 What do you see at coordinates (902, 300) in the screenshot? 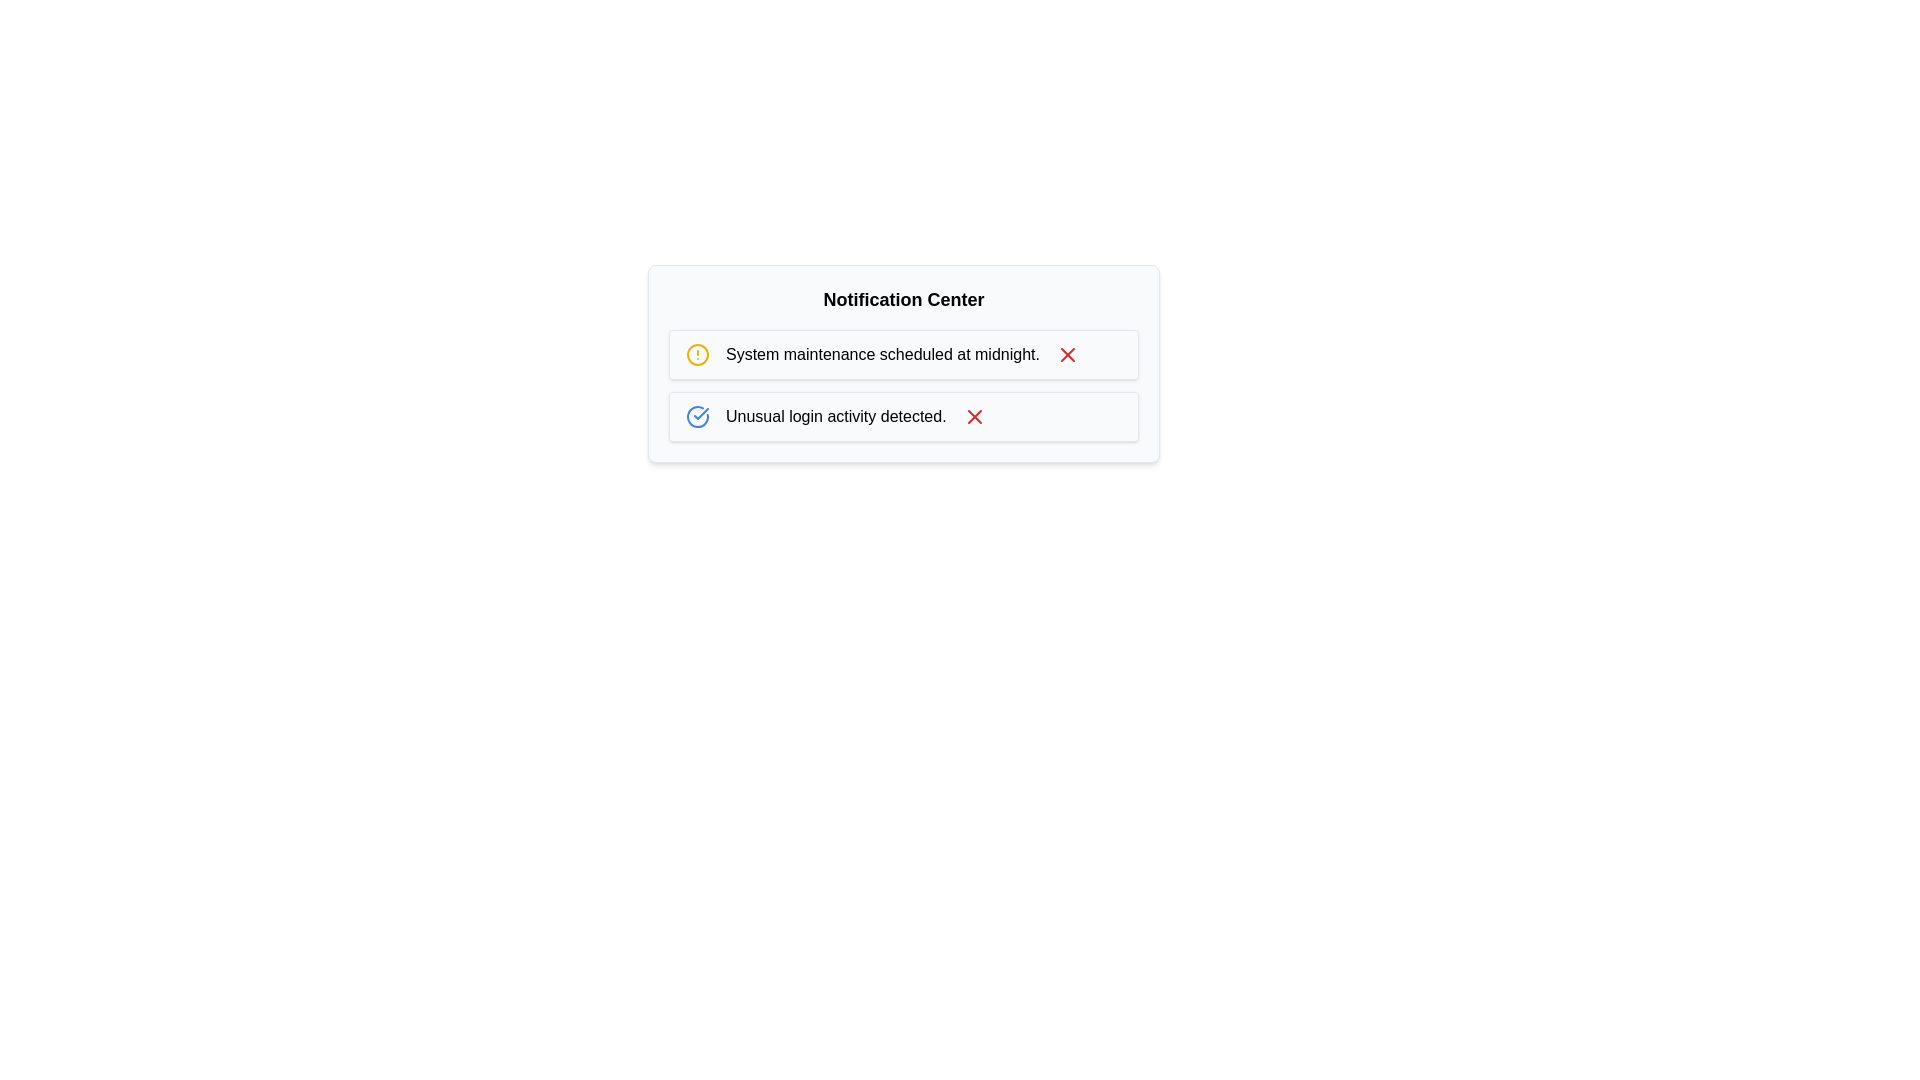
I see `the bold text label displaying 'Notification Center' at the top of the notification card` at bounding box center [902, 300].